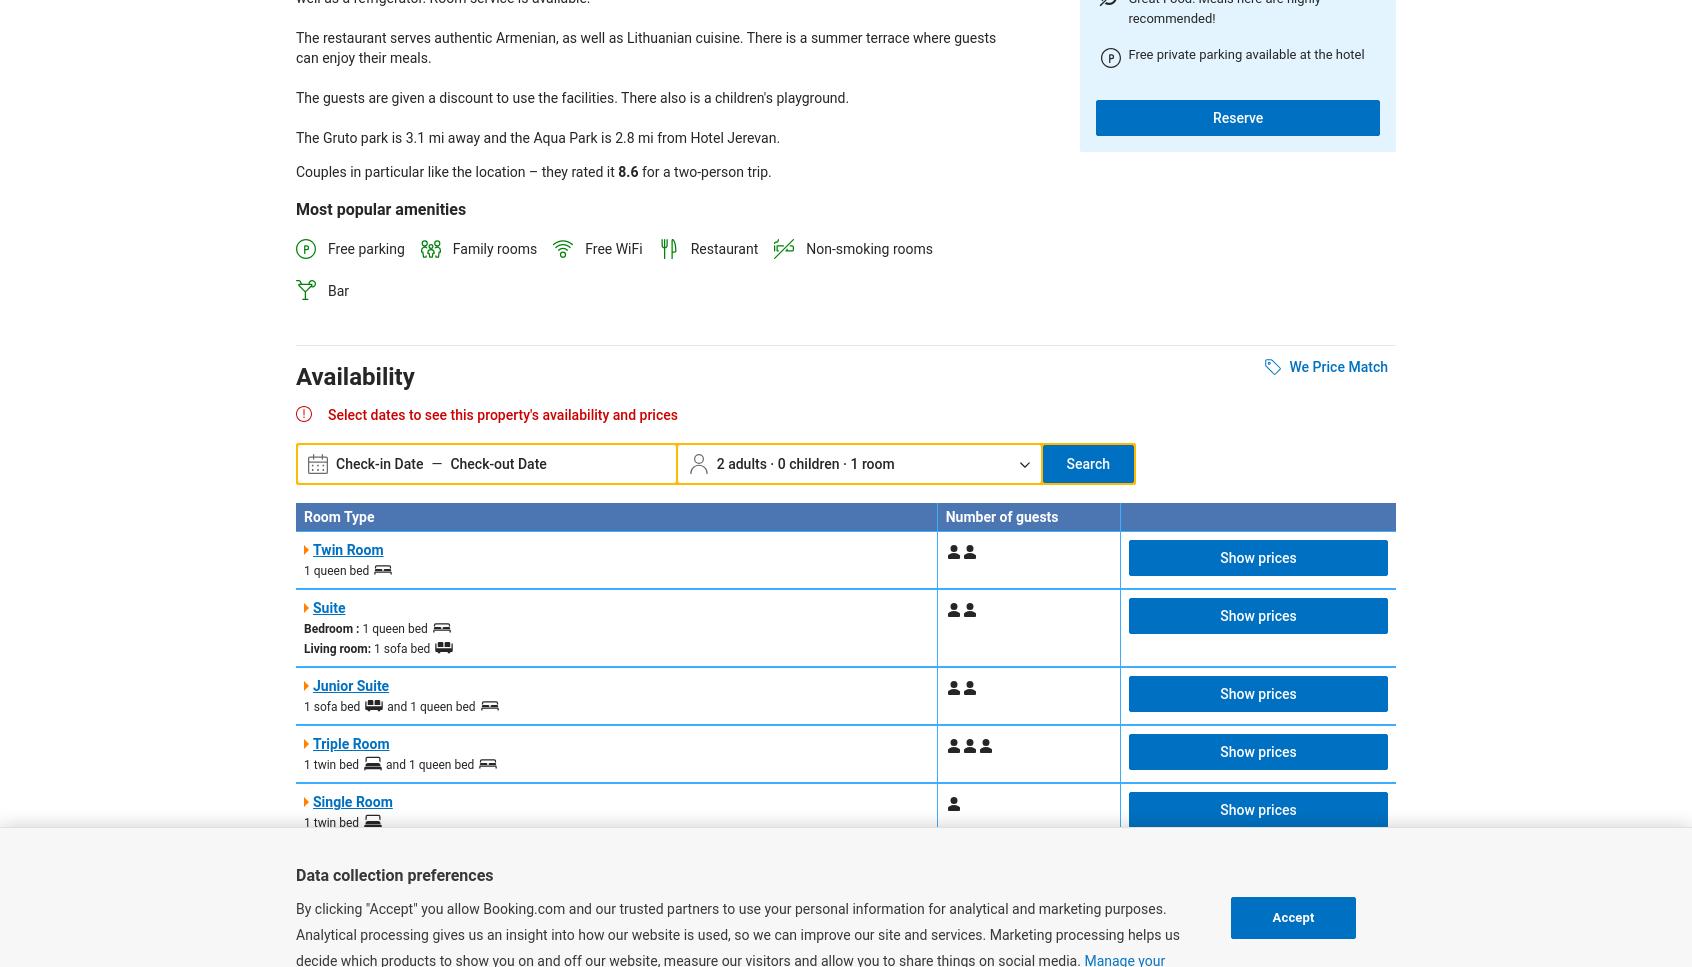 The image size is (1692, 967). Describe the element at coordinates (347, 548) in the screenshot. I see `'Twin Room'` at that location.